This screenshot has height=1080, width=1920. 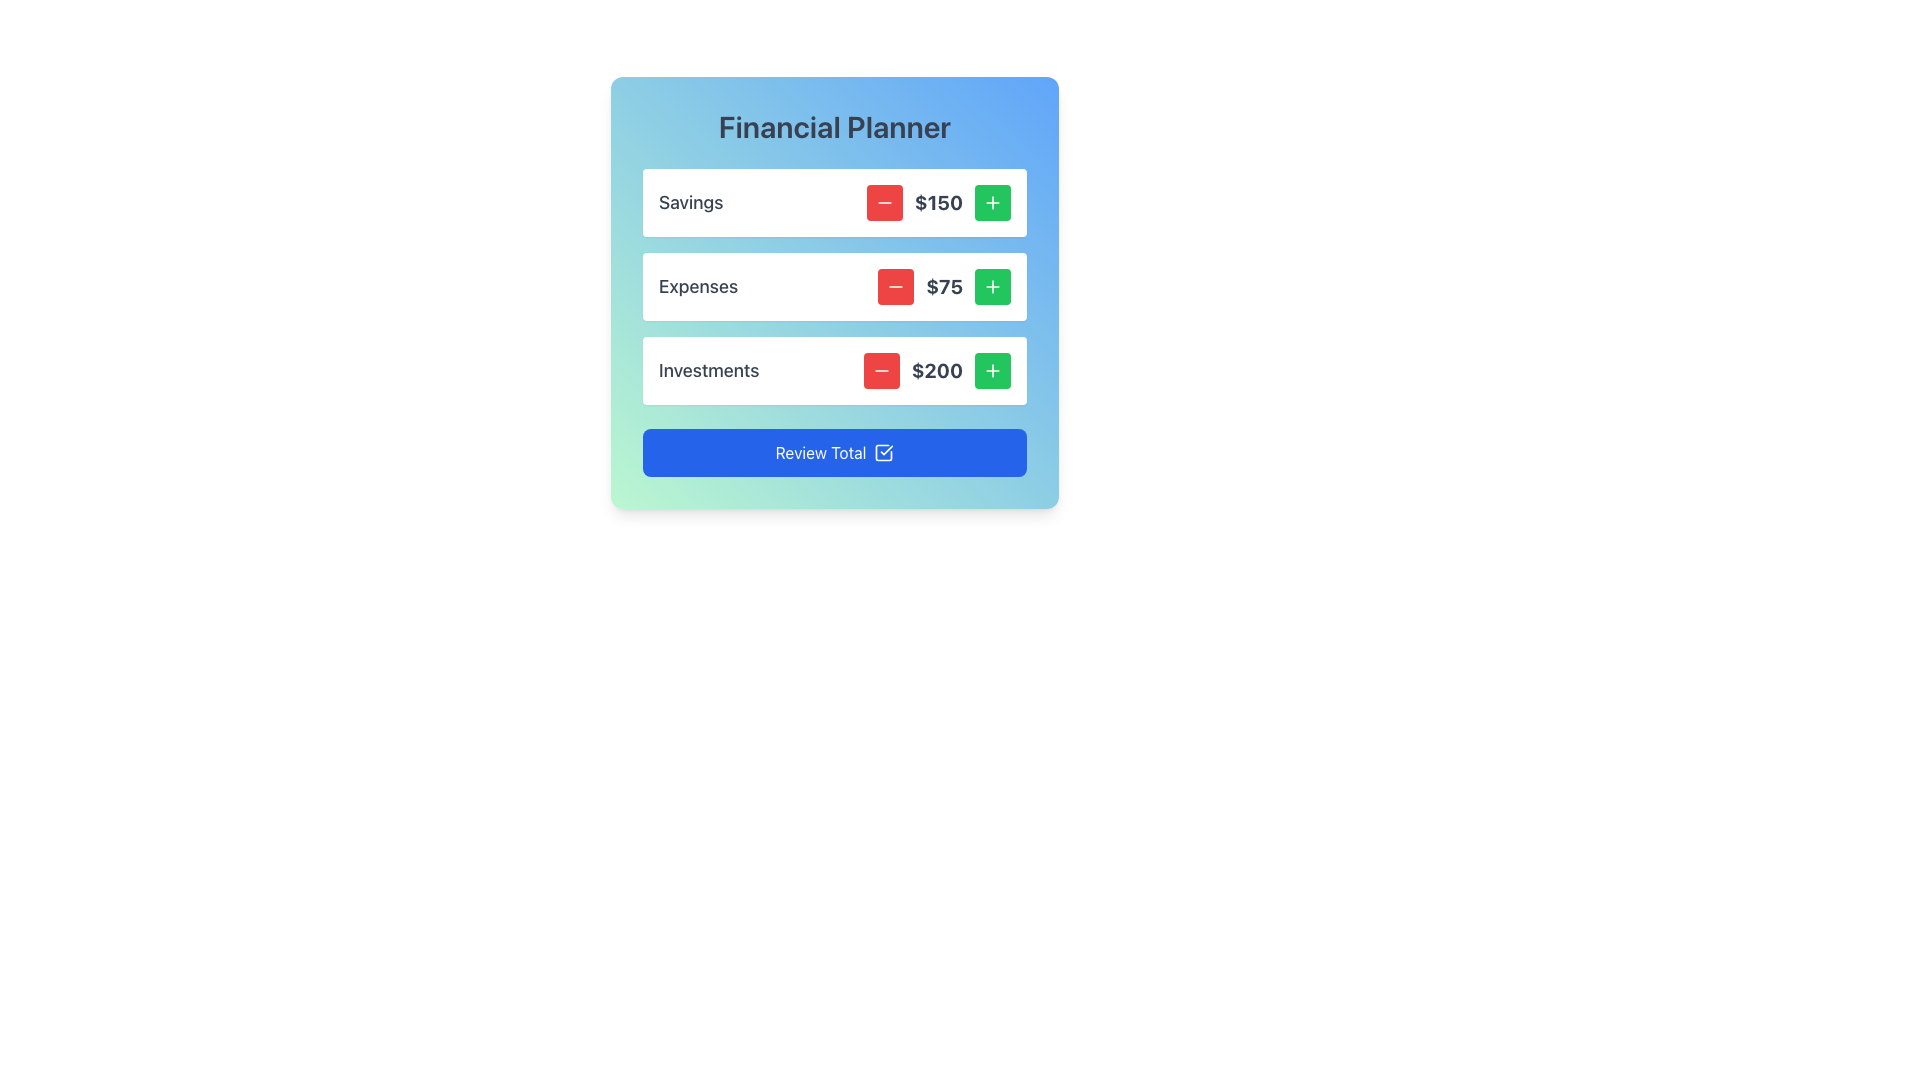 I want to click on the green square button with a white plus symbol next to the '$150' text in the 'Savings' row of the 'Financial Planner' card, so click(x=993, y=203).